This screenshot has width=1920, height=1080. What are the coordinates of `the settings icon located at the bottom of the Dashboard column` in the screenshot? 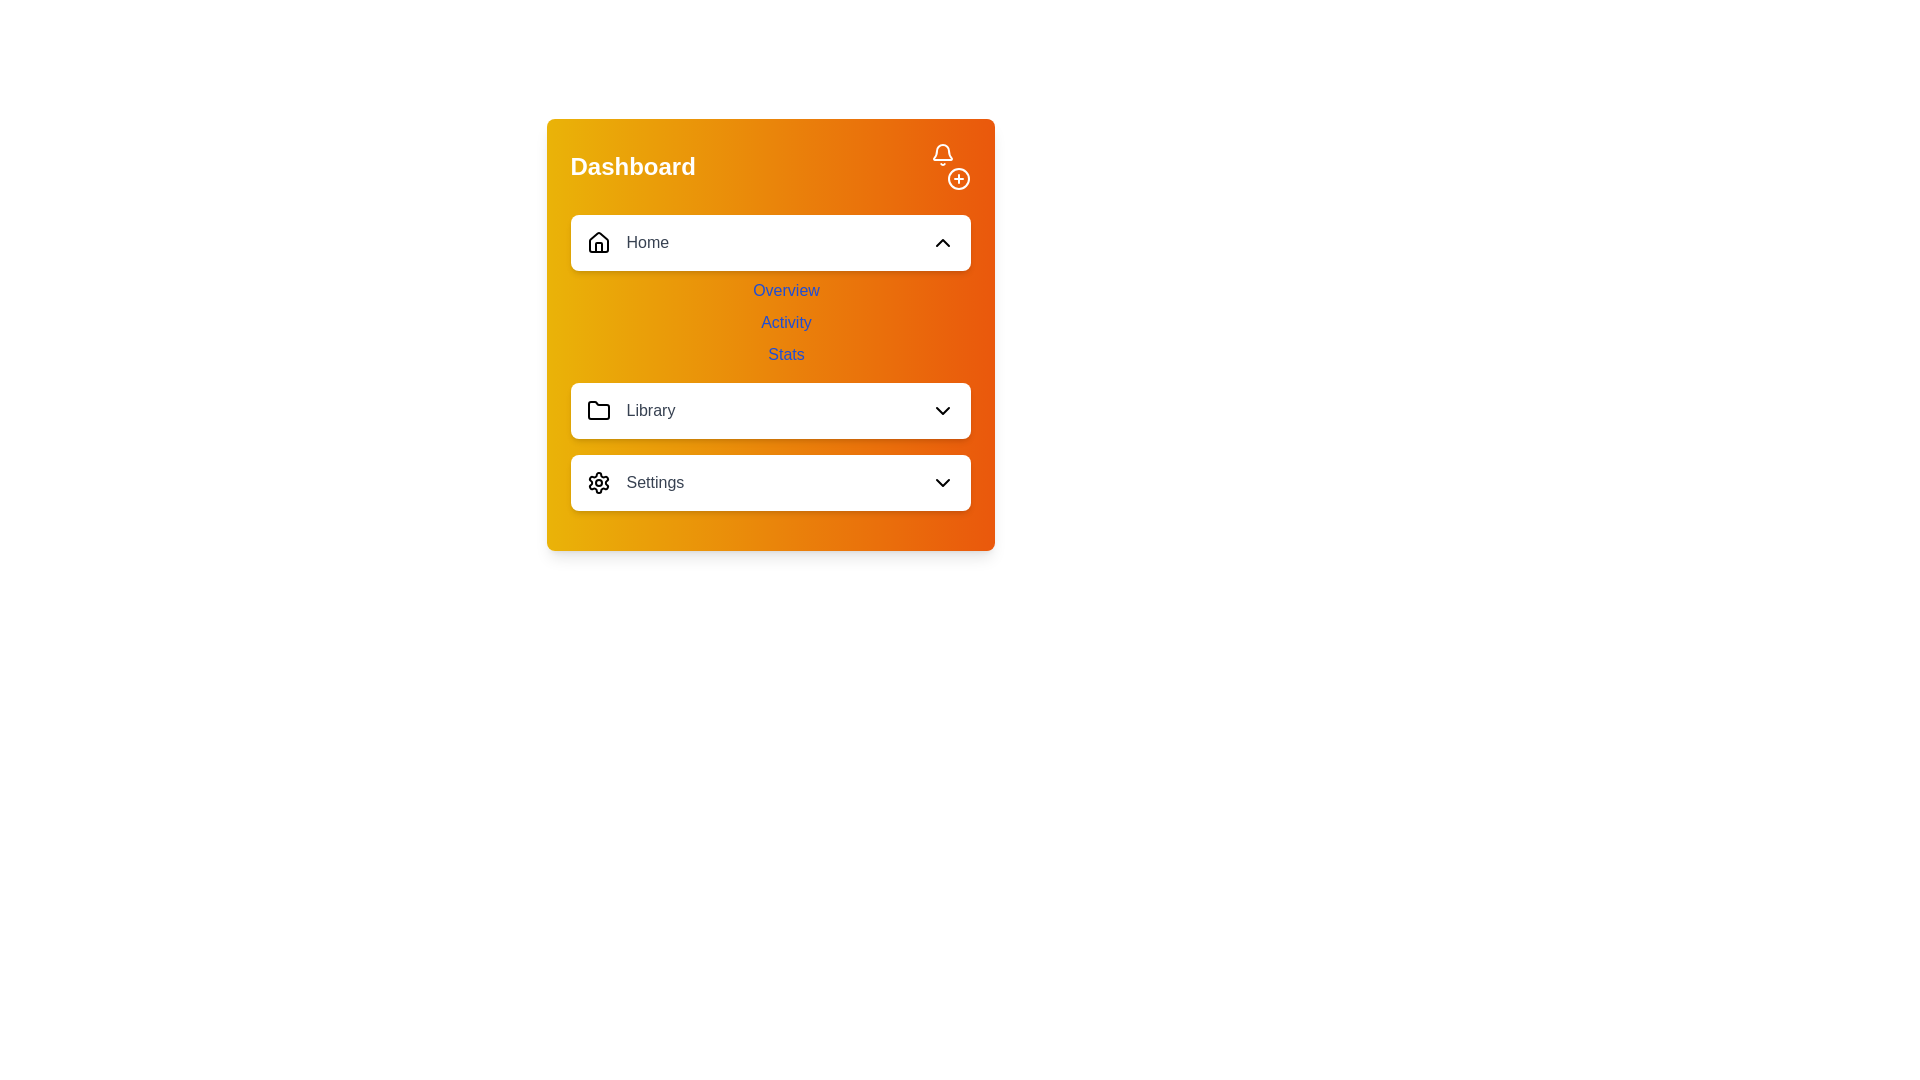 It's located at (597, 482).